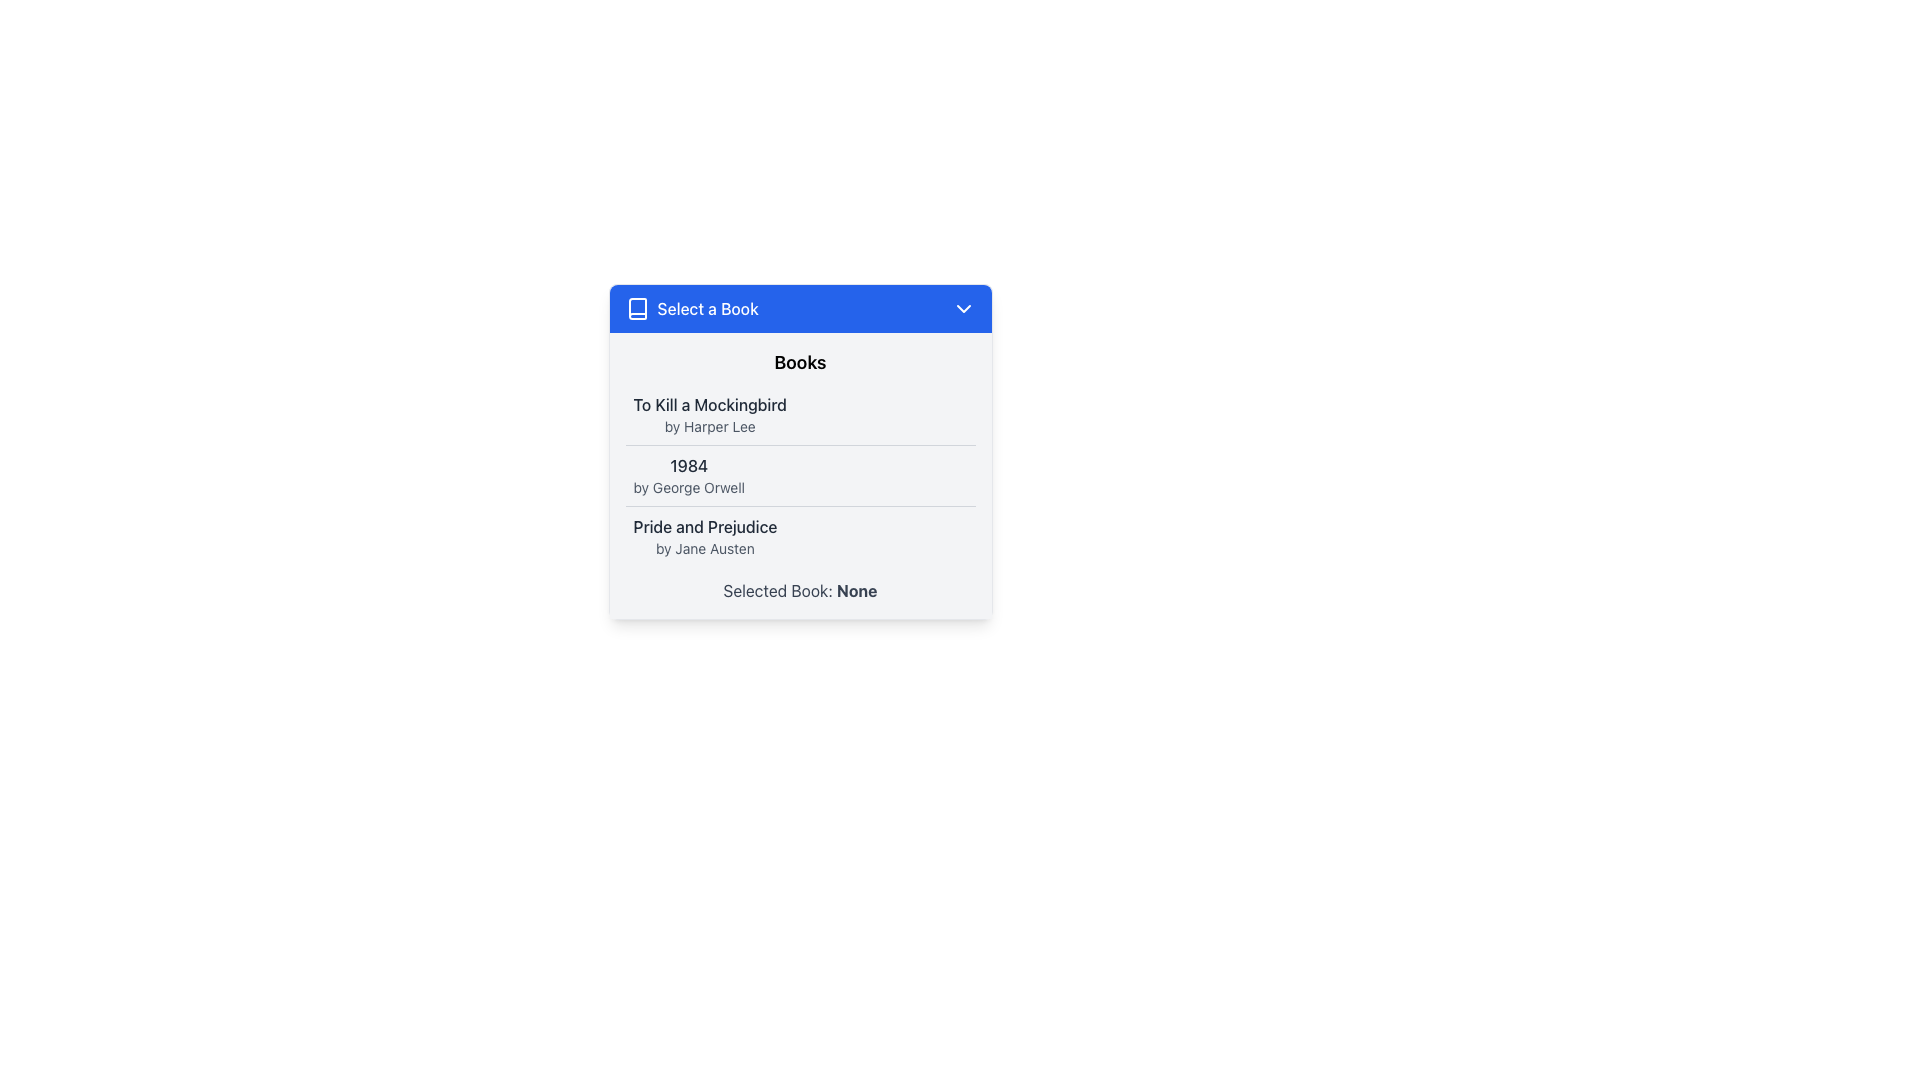  Describe the element at coordinates (705, 535) in the screenshot. I see `the list item representing the book 'Pride and Prejudice' by Jane Austen` at that location.